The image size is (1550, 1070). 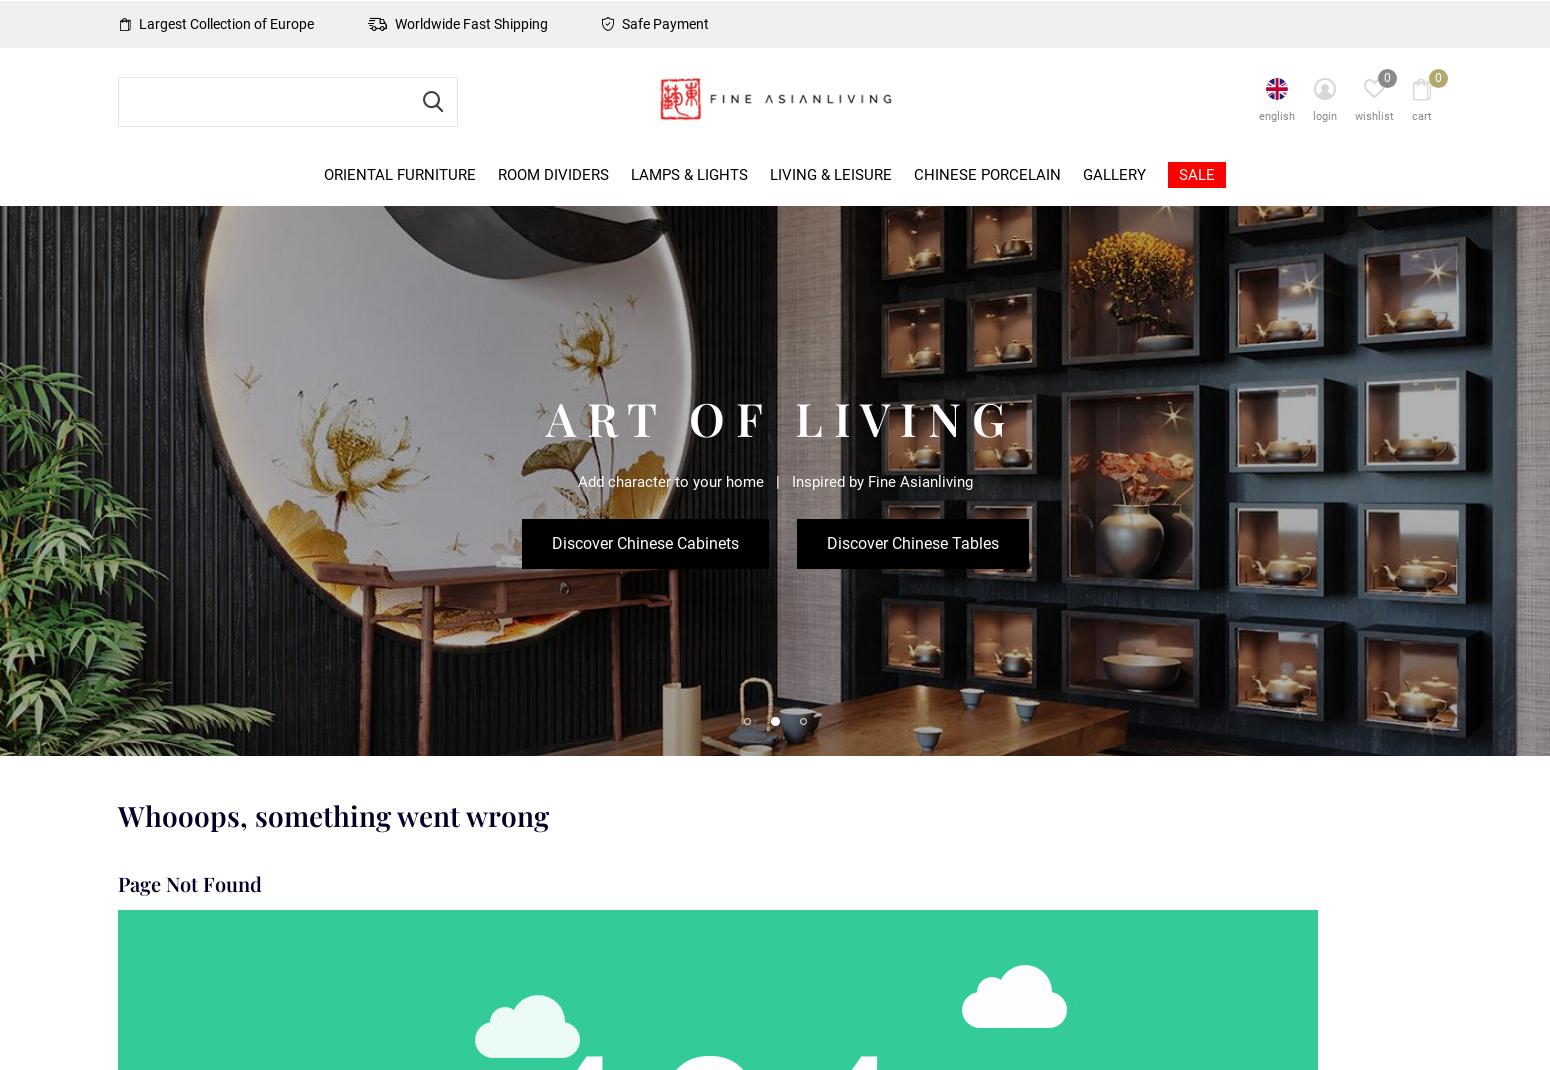 I want to click on 'Page Not Found', so click(x=189, y=883).